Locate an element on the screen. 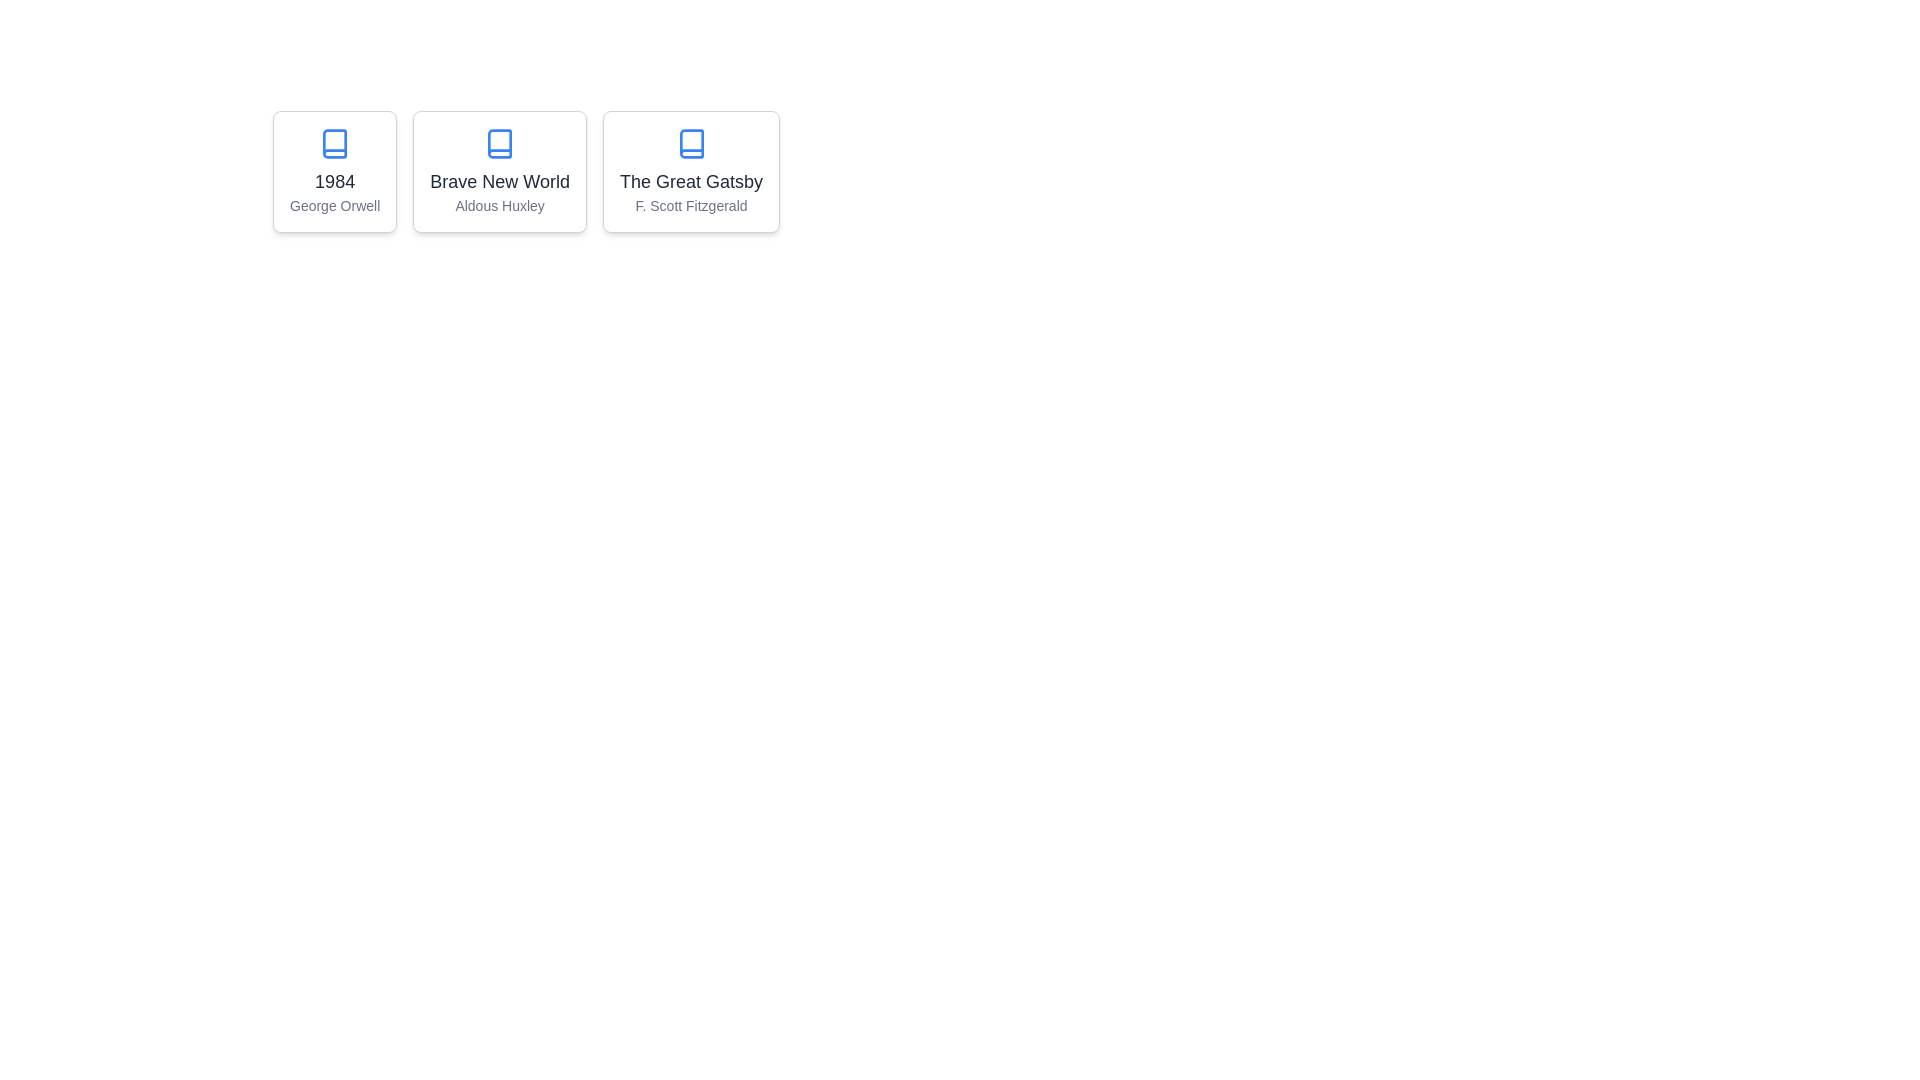 This screenshot has width=1920, height=1080. the card displaying 'The Great Gatsby' by F. Scott Fitzgerald, which is the third card in a horizontal sequence of cards with a white background and book icon is located at coordinates (691, 171).